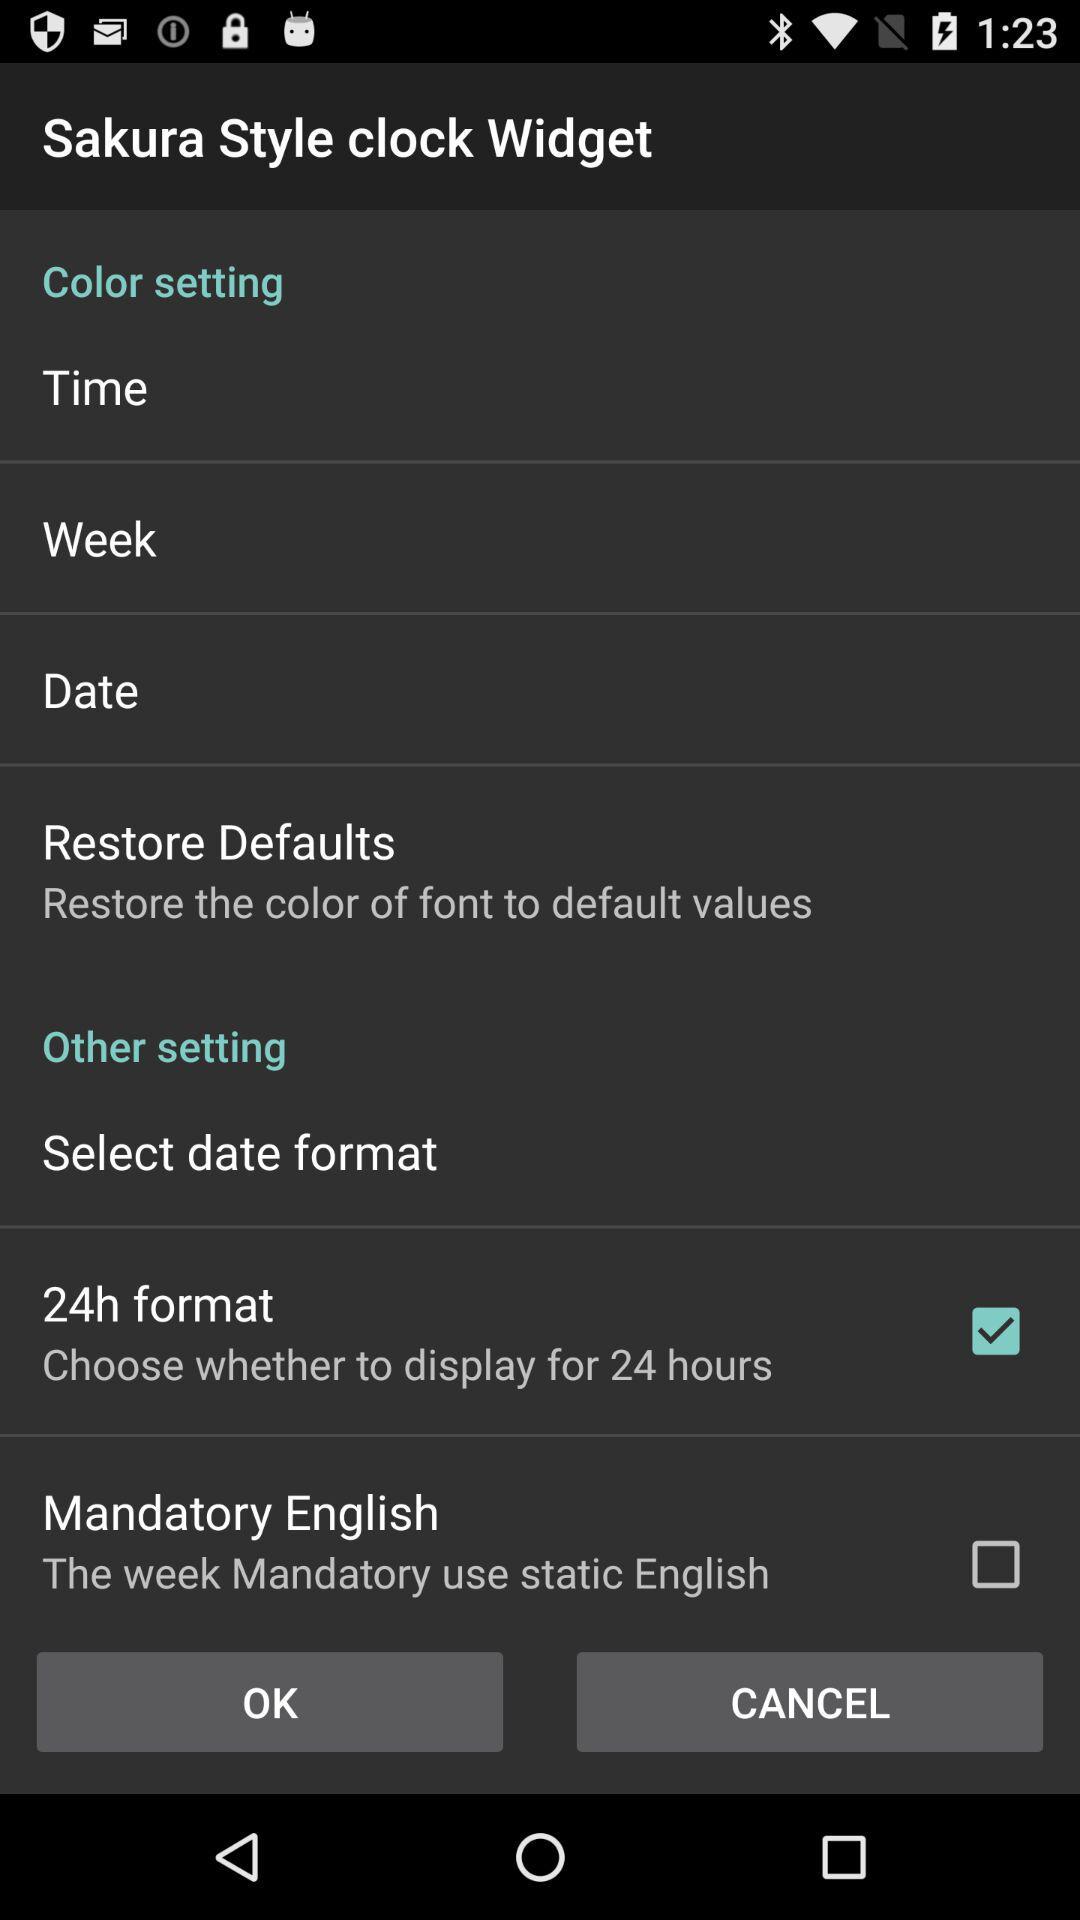 Image resolution: width=1080 pixels, height=1920 pixels. I want to click on the other setting app, so click(540, 1024).